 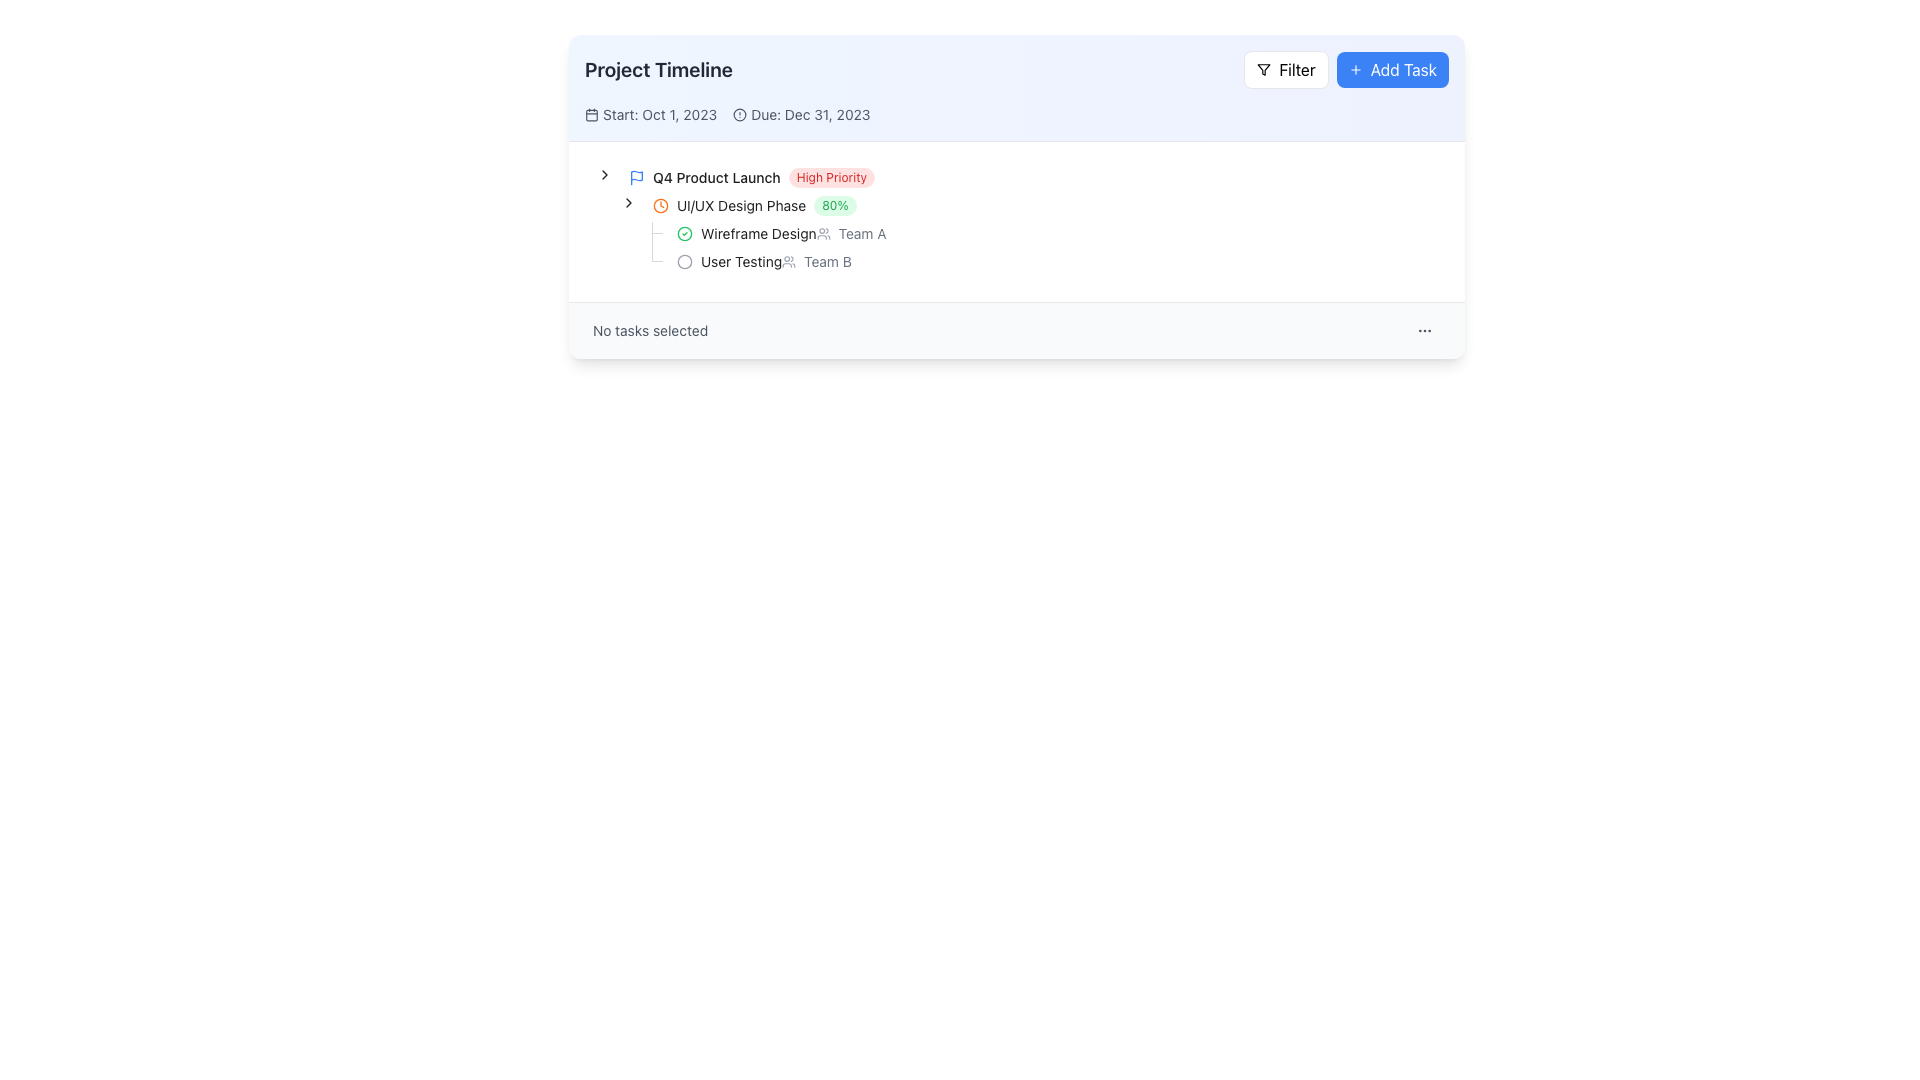 I want to click on the graphical spacer or indentation unit that visually represents the second indentation level in the collapsible tree structure, so click(x=627, y=261).